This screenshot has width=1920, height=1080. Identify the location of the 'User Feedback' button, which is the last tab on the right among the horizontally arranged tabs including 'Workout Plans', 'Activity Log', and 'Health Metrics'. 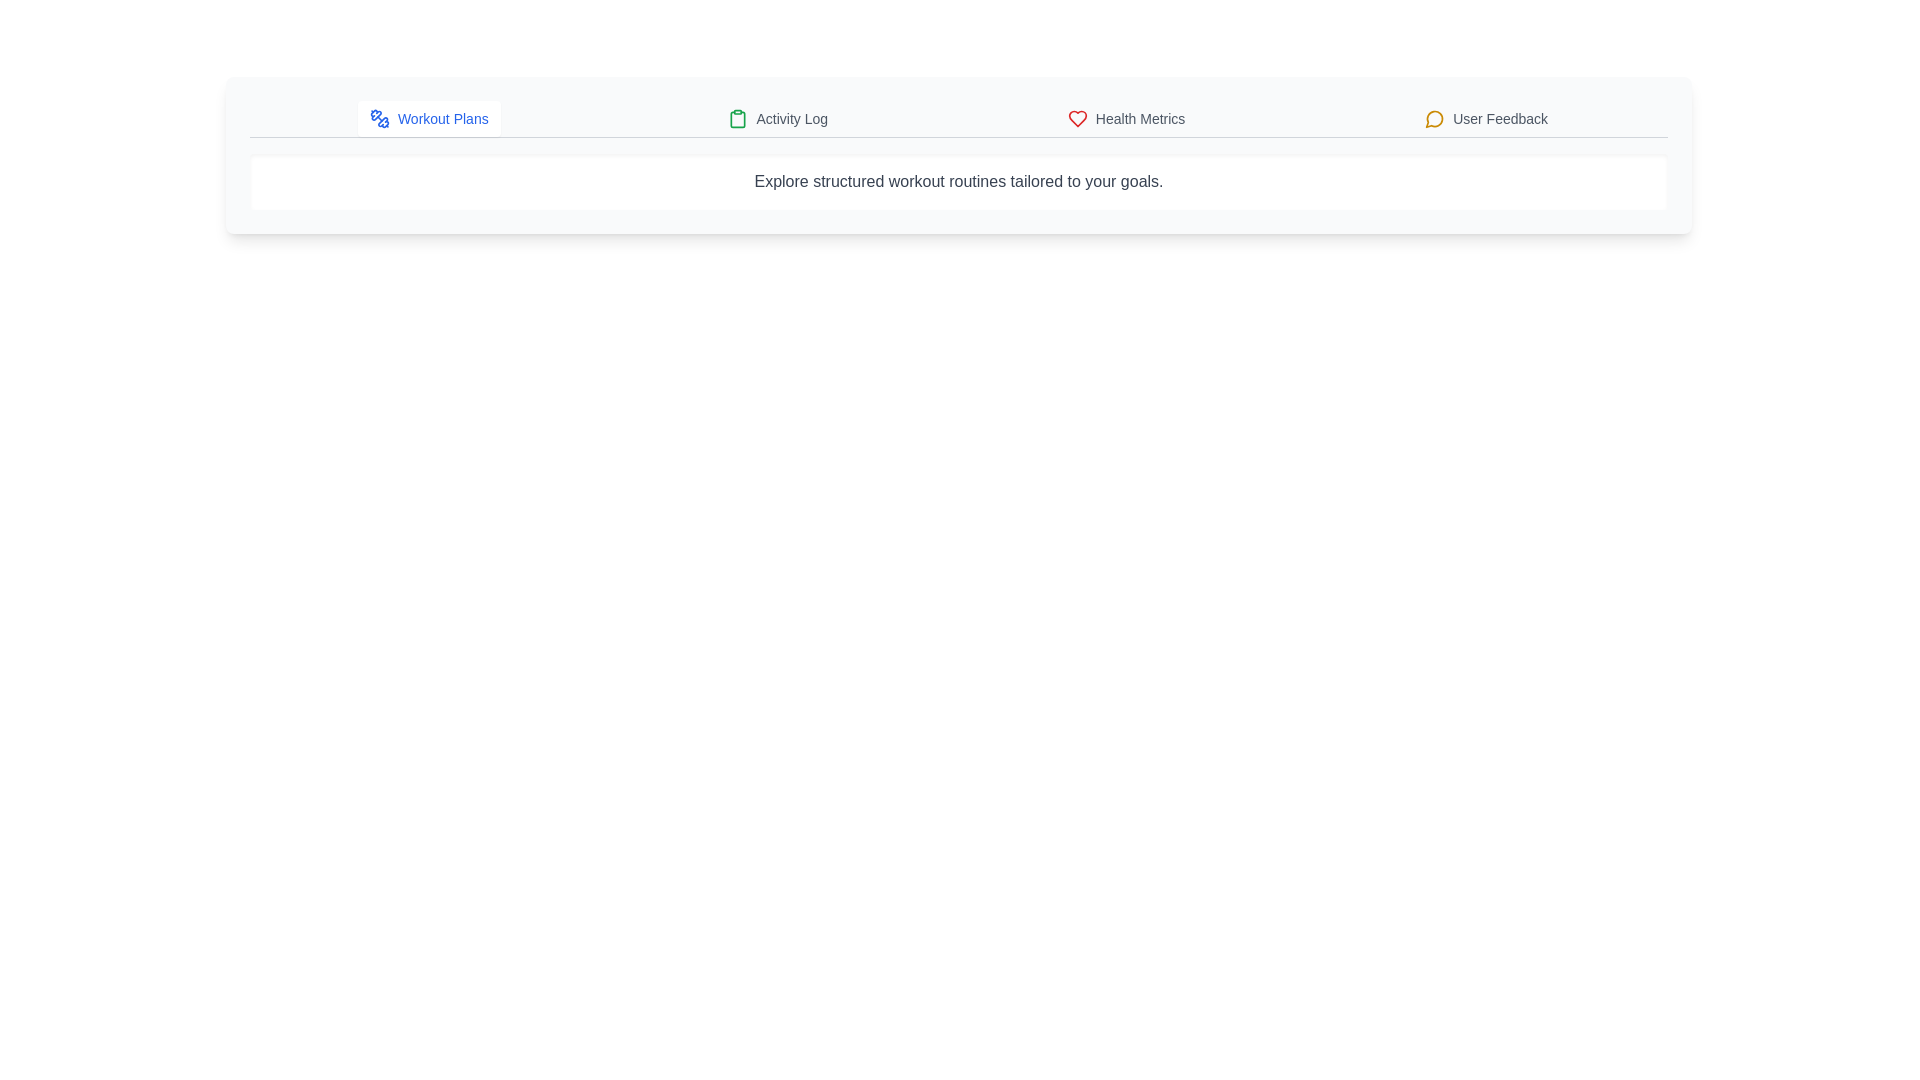
(1486, 119).